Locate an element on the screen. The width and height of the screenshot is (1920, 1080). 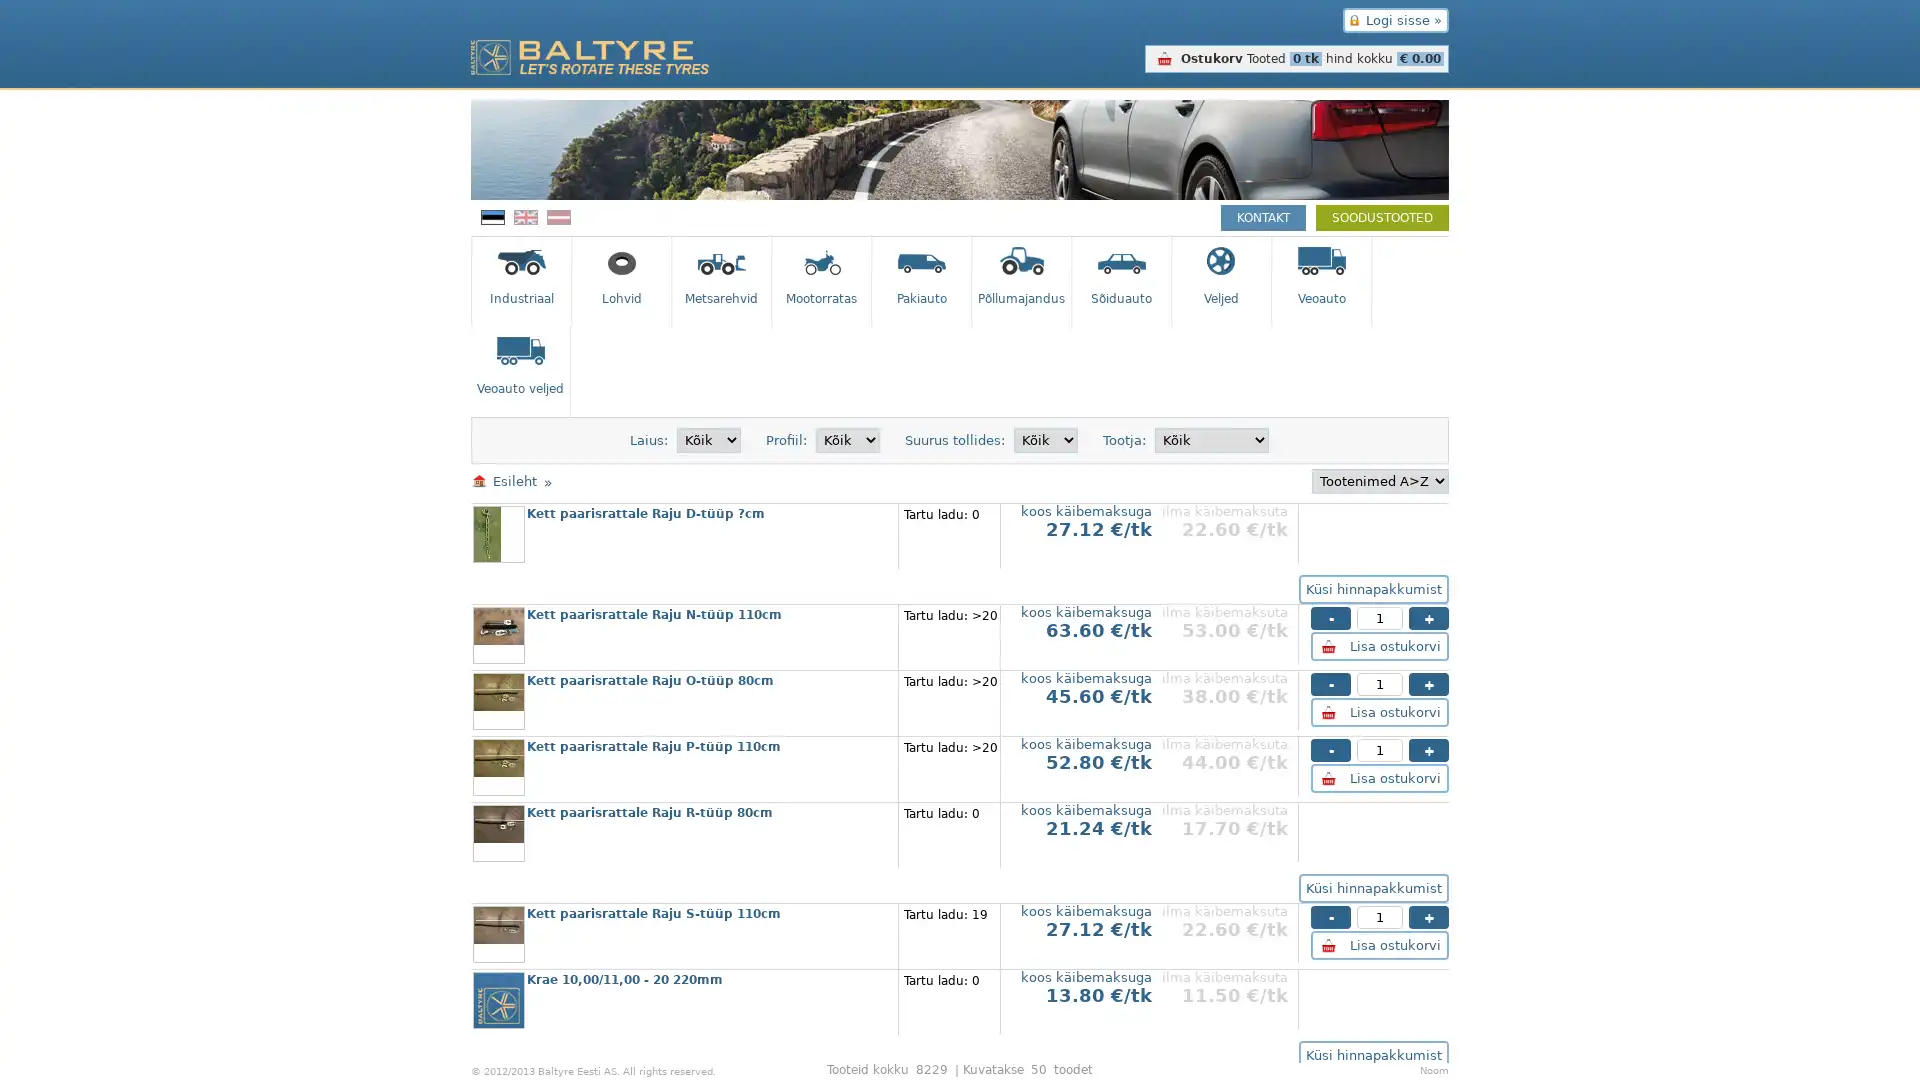
+ is located at coordinates (1428, 617).